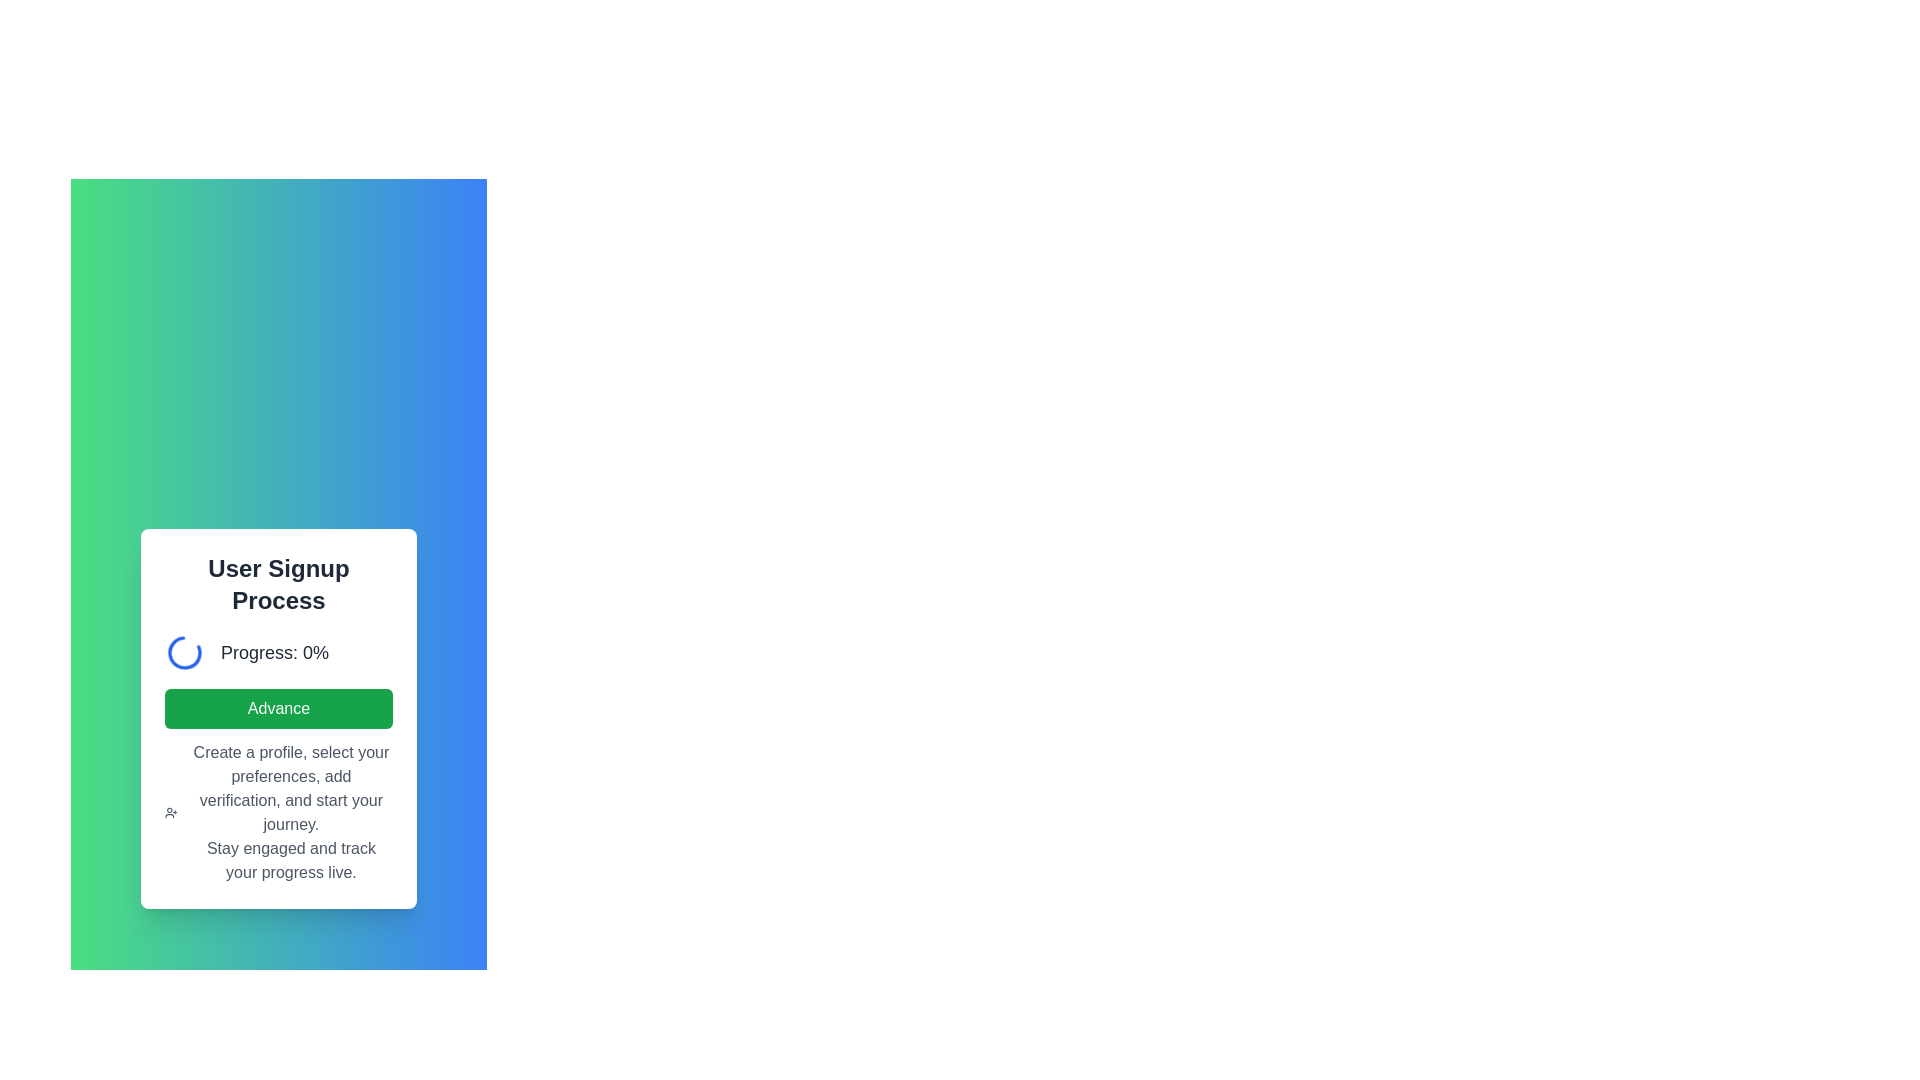 This screenshot has height=1080, width=1920. What do you see at coordinates (290, 813) in the screenshot?
I see `instructional or informational text from the static text block located within the card-like module below the 'Advance' button and above the bottom edge of the card` at bounding box center [290, 813].